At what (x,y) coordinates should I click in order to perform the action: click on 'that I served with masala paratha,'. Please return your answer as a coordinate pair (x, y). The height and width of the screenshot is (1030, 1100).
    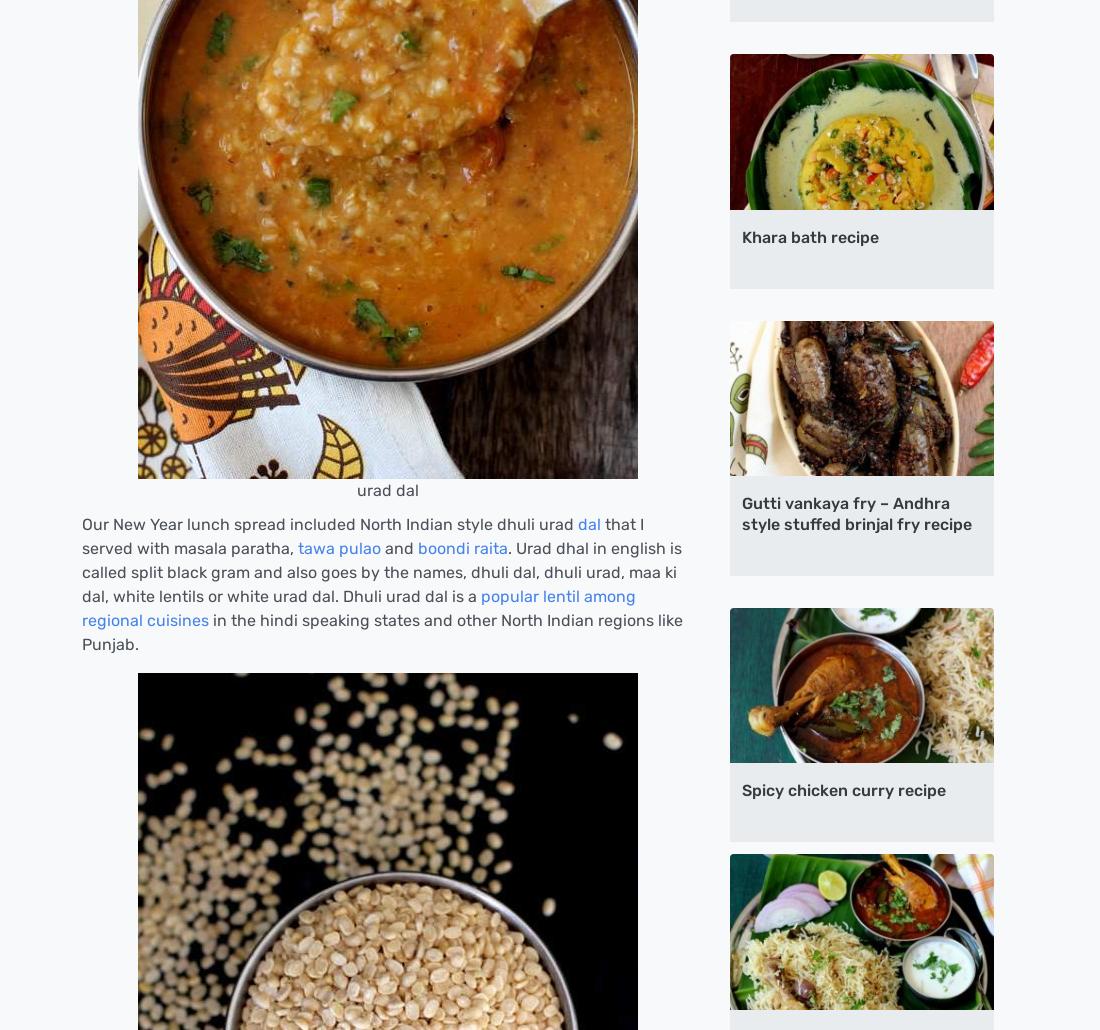
    Looking at the image, I should click on (363, 535).